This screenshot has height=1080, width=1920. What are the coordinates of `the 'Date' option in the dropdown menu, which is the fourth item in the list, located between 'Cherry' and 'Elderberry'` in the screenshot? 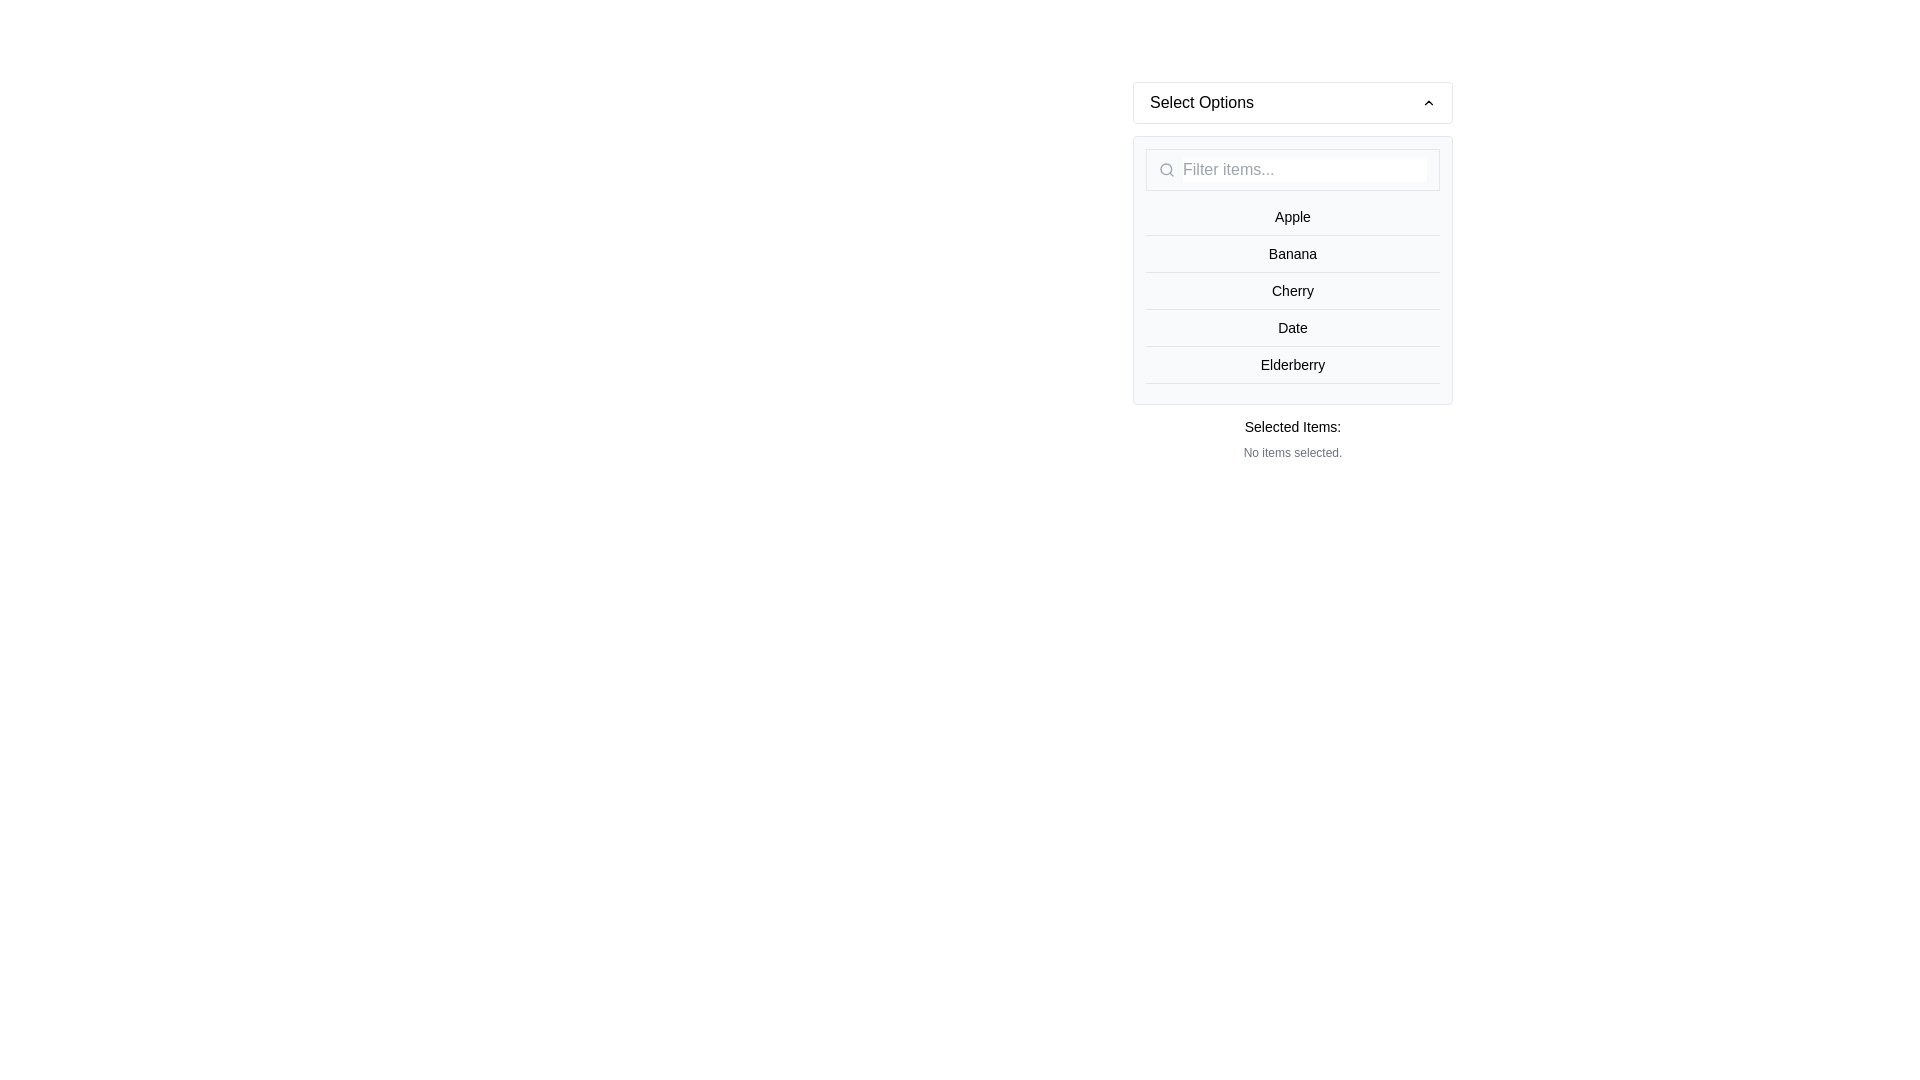 It's located at (1292, 327).